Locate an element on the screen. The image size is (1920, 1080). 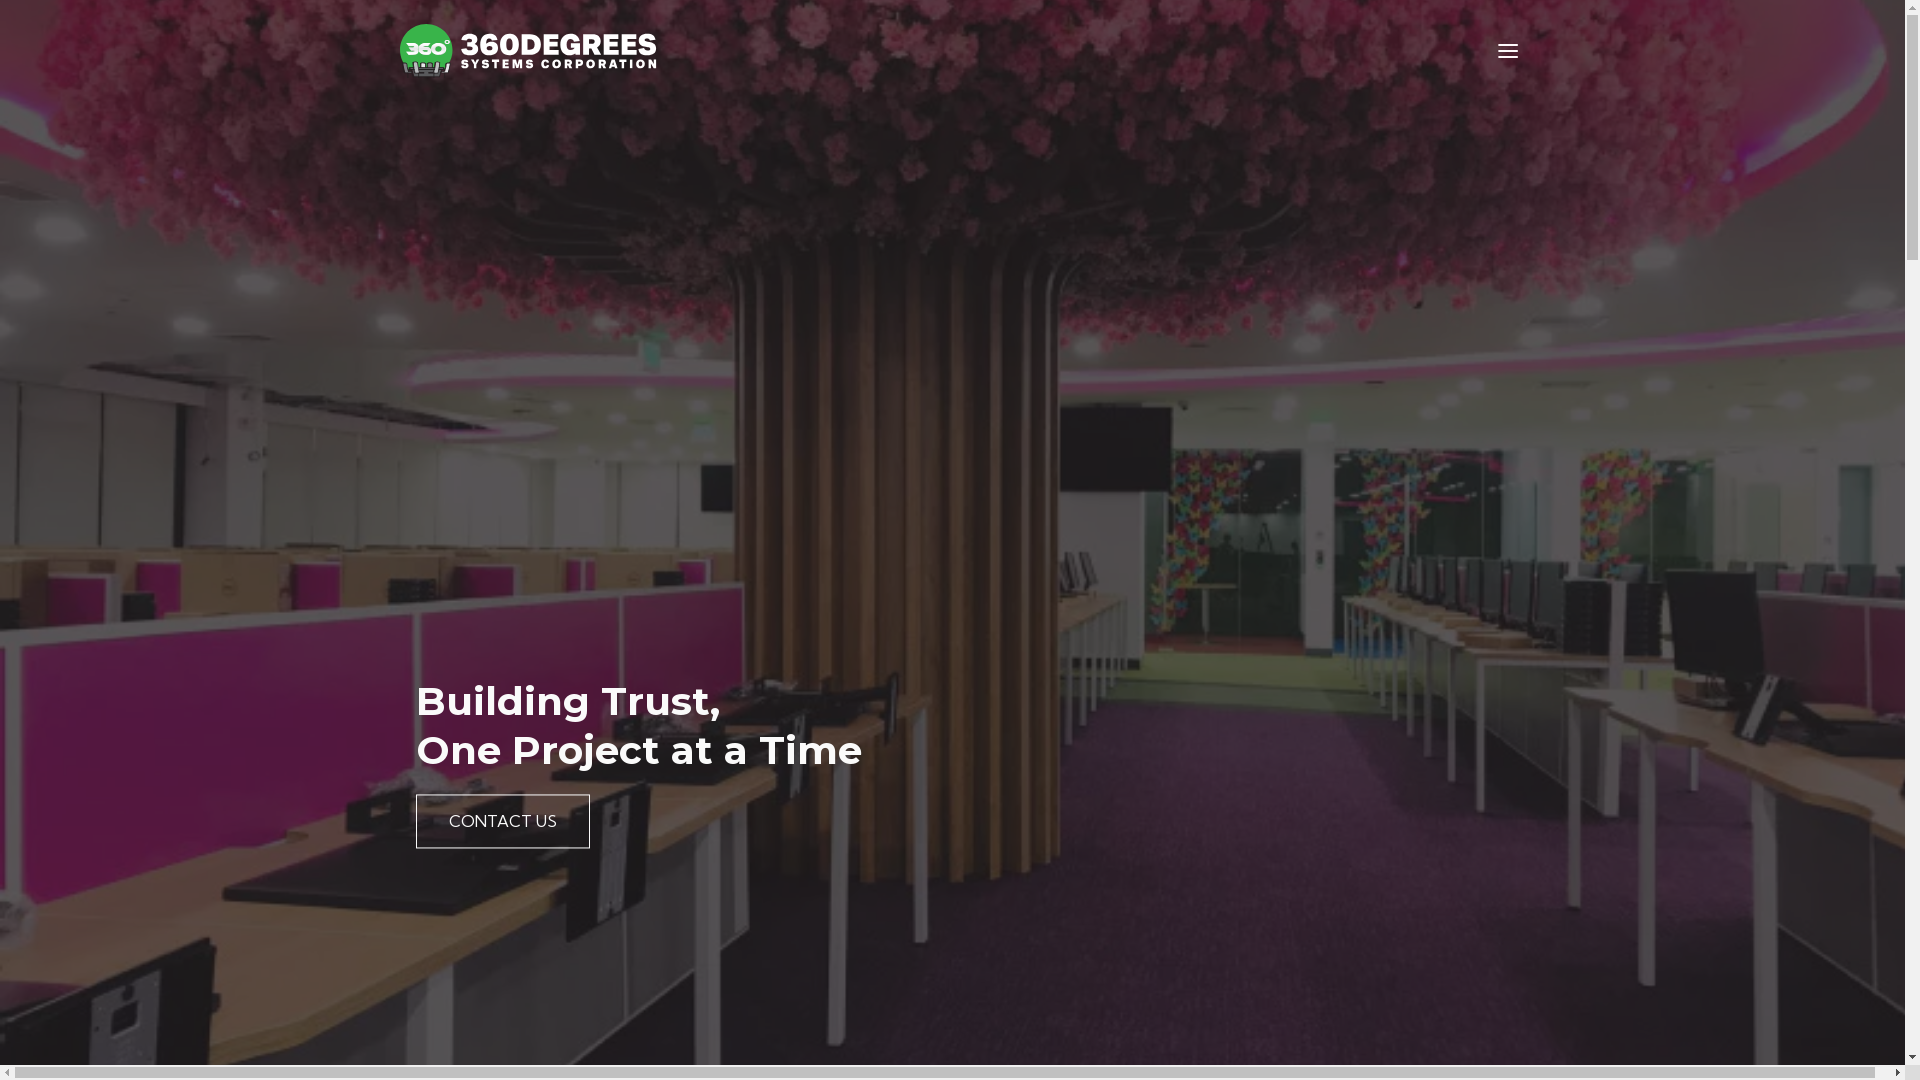
'CONTACT US' is located at coordinates (503, 821).